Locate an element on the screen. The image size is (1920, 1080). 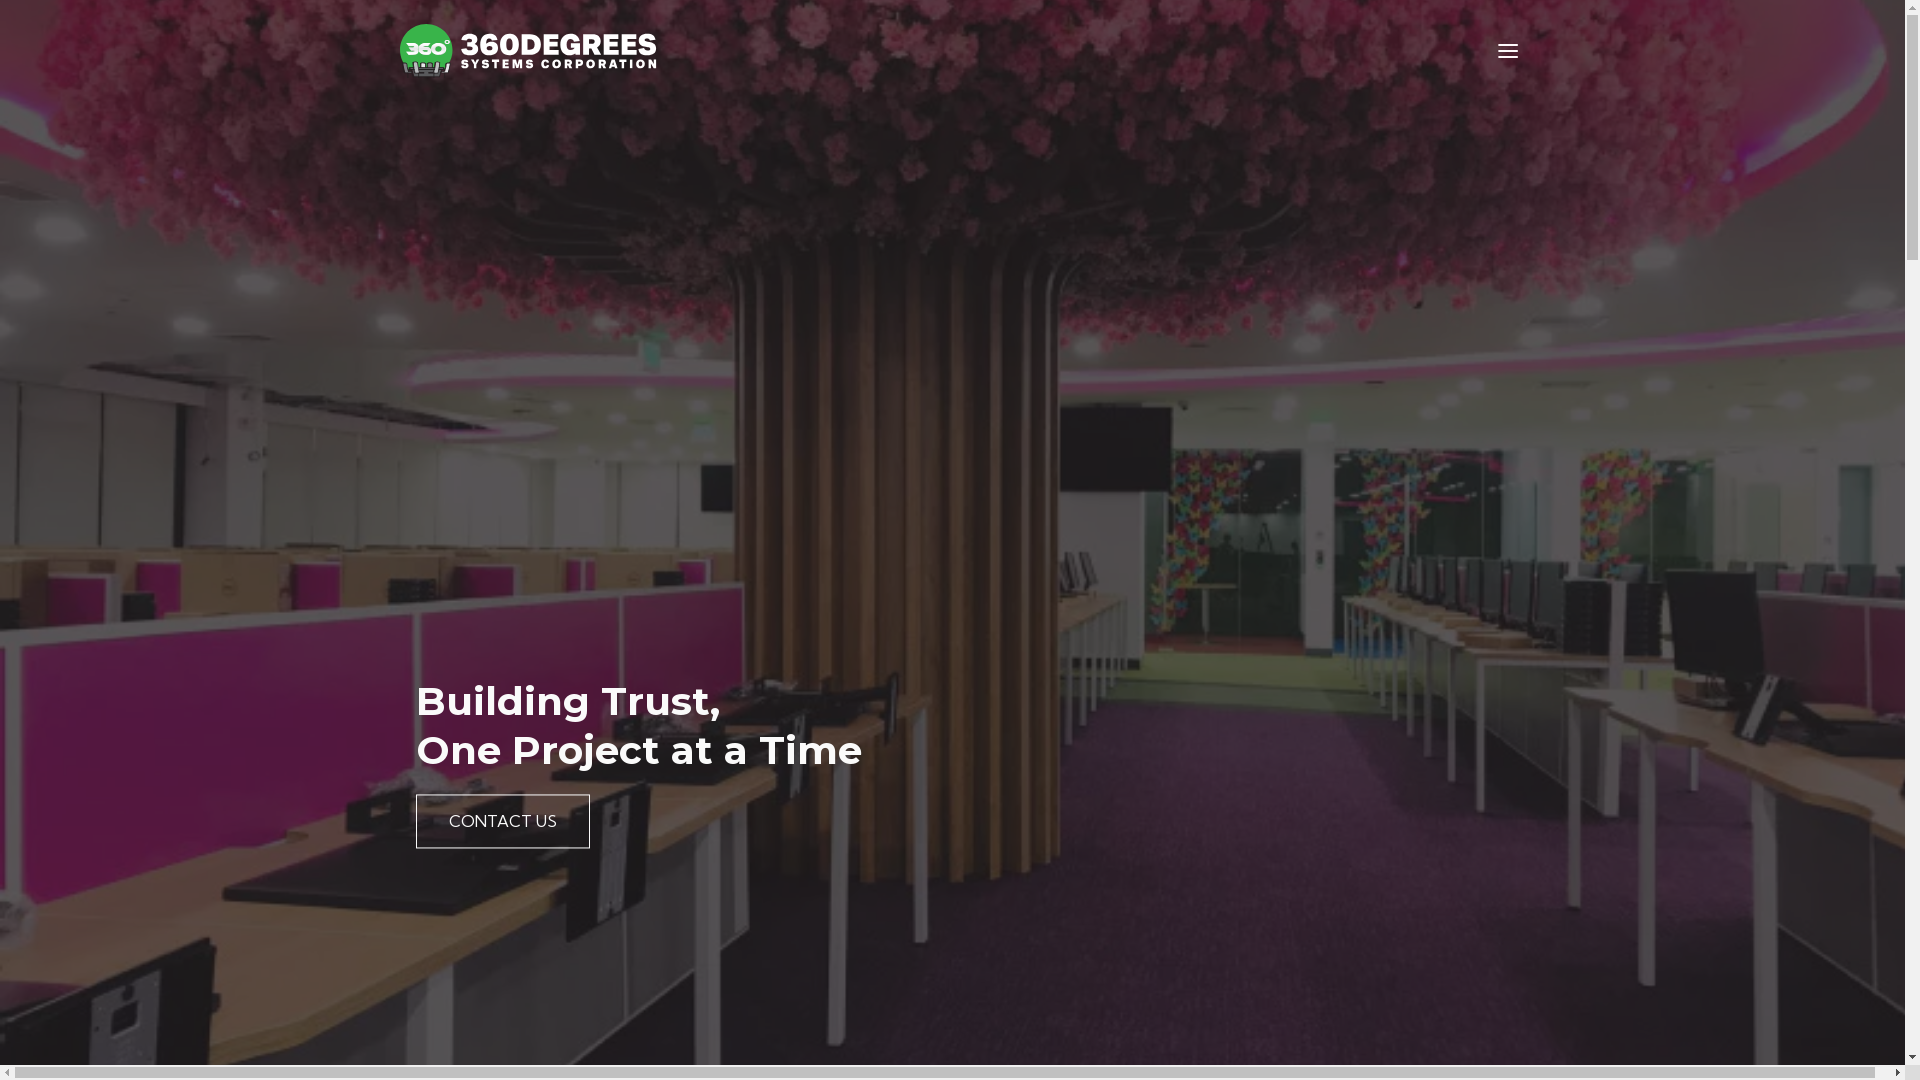
'CONTACT US' is located at coordinates (503, 821).